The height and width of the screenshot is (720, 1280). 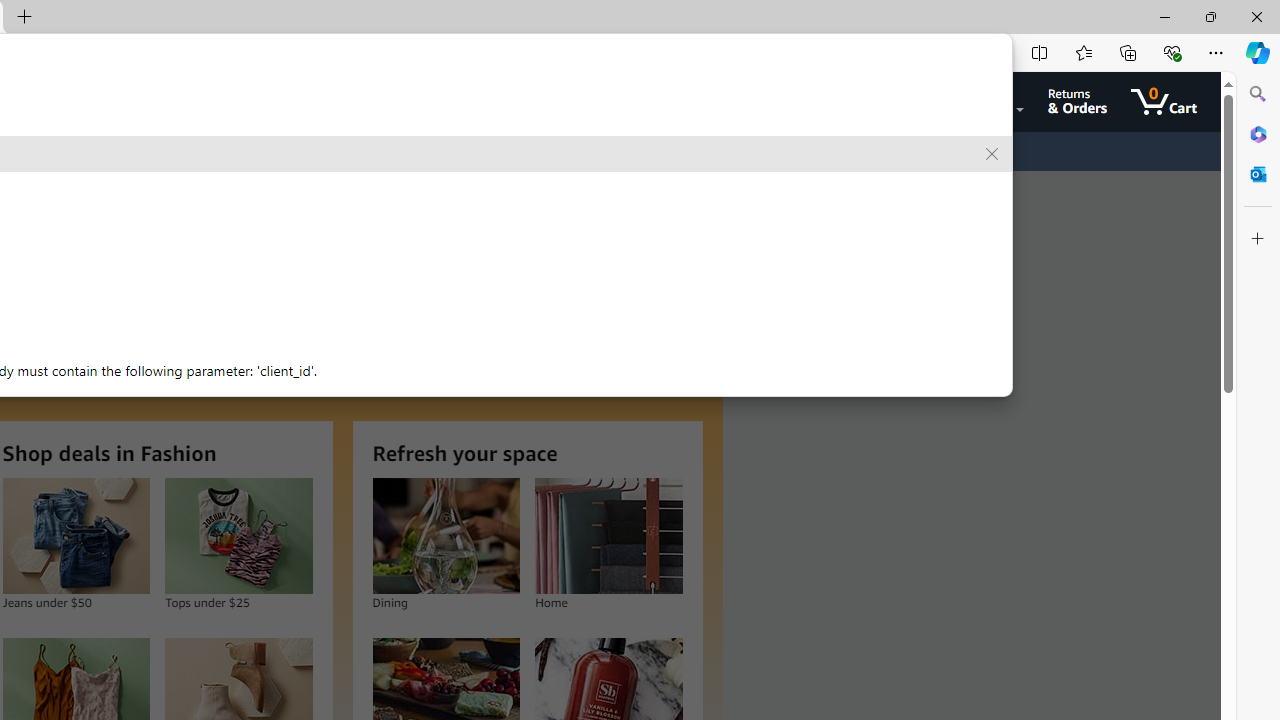 I want to click on 'Jeans under $50', so click(x=76, y=535).